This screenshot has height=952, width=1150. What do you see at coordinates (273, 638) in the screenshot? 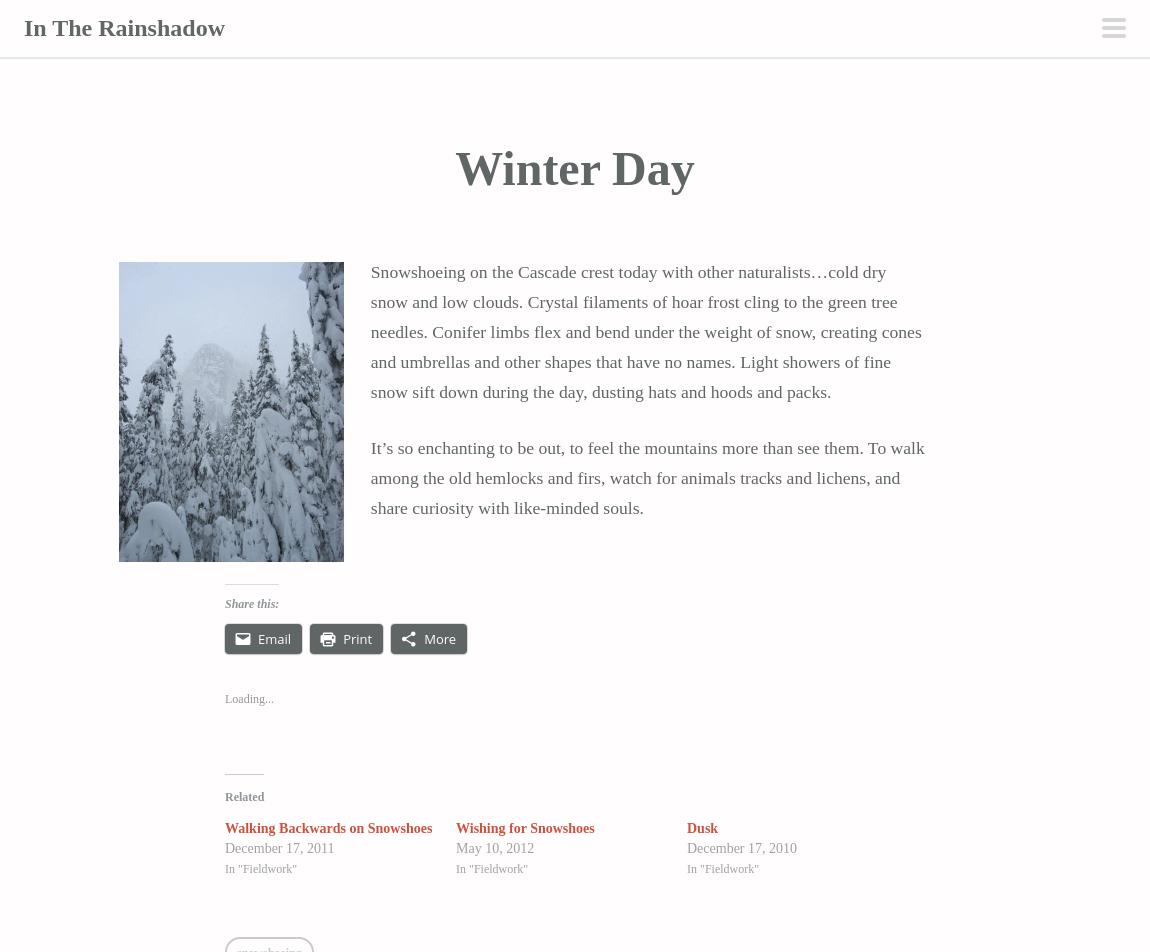
I see `'Email'` at bounding box center [273, 638].